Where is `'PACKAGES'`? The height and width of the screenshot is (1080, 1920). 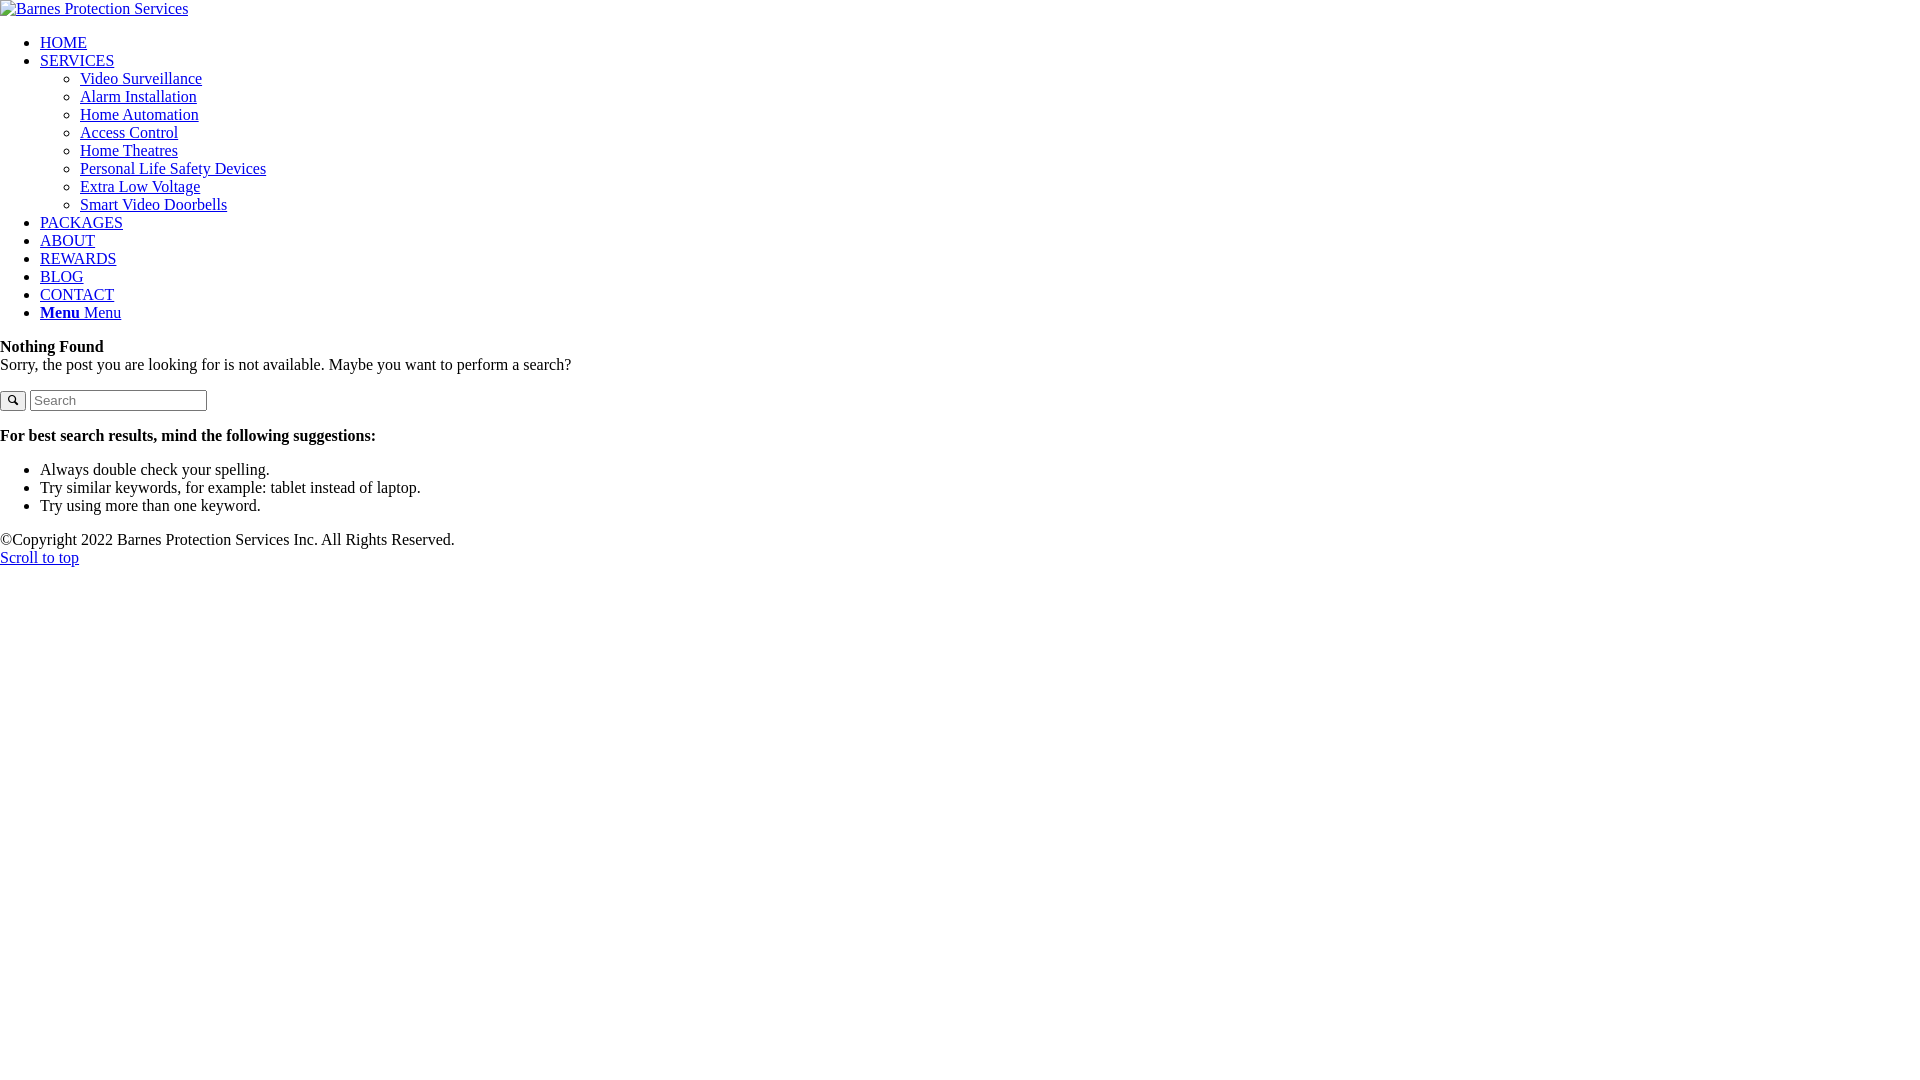
'PACKAGES' is located at coordinates (80, 222).